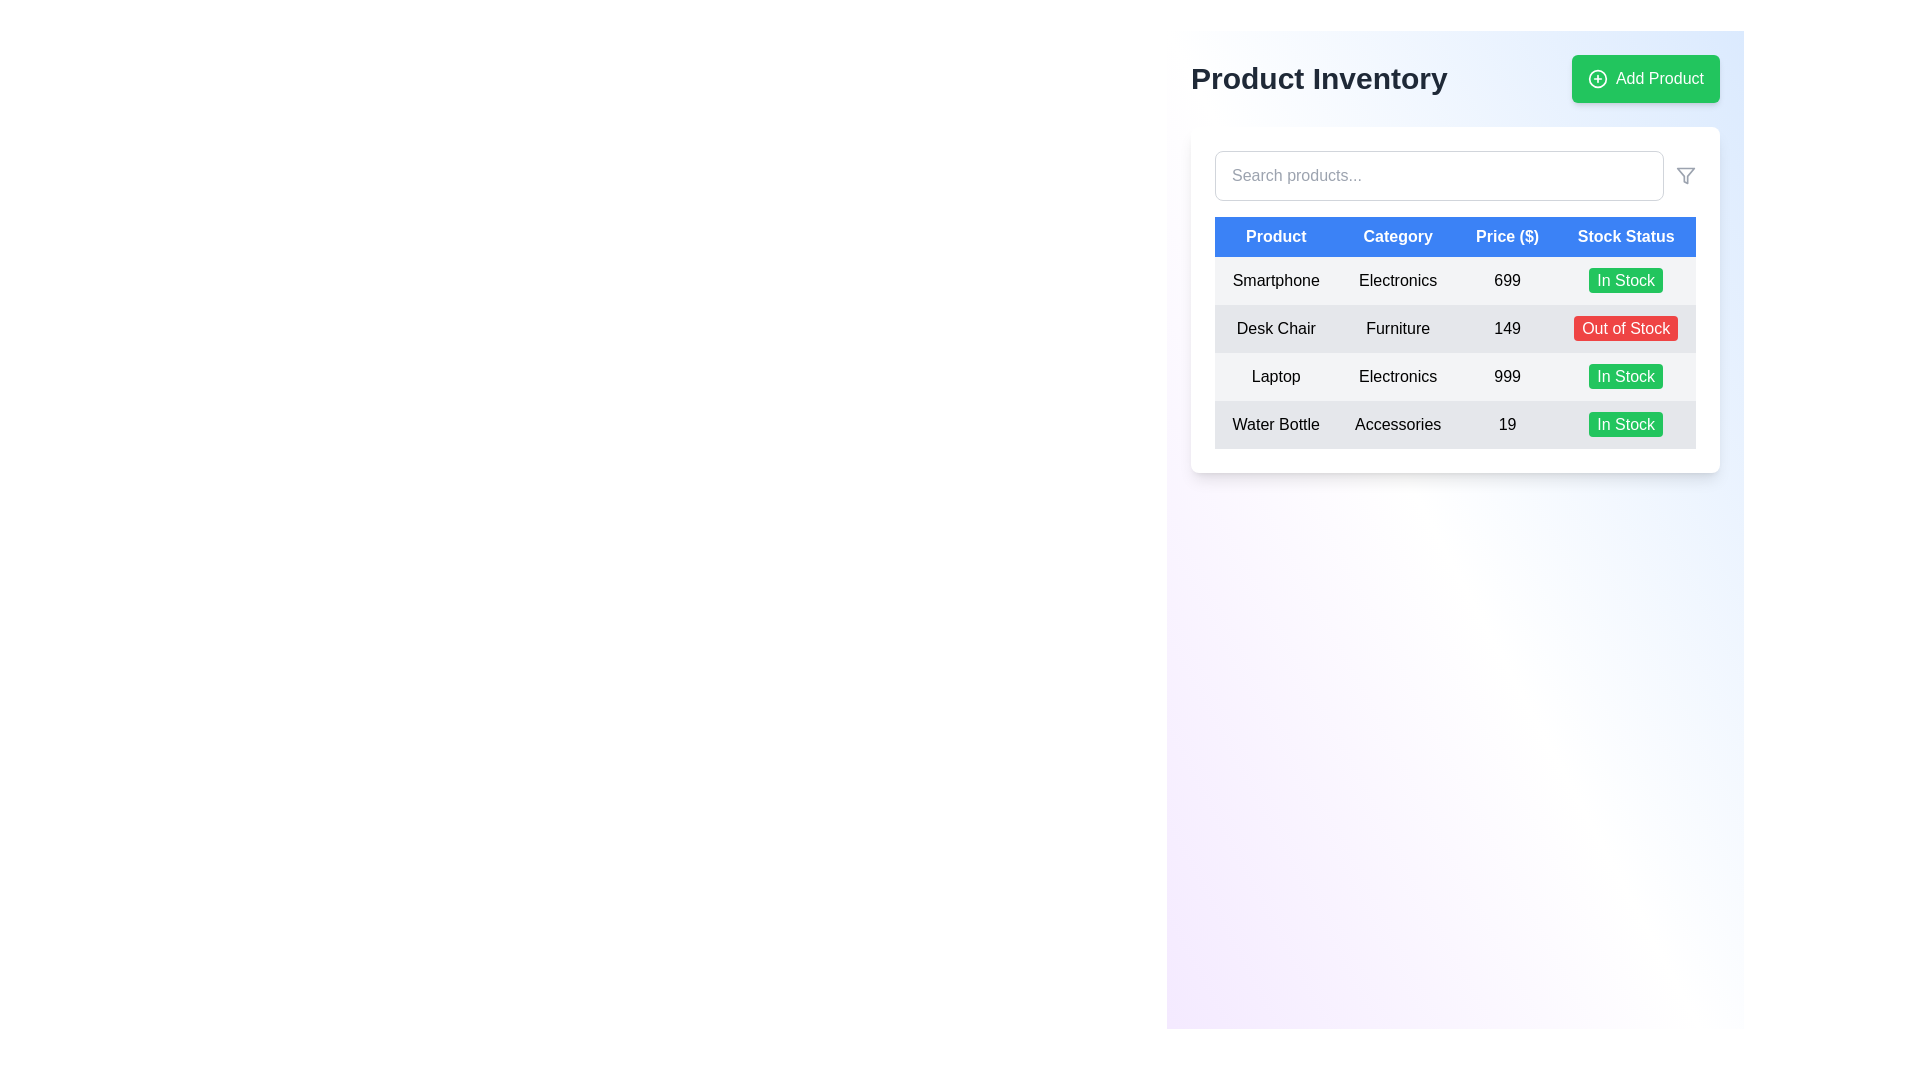  Describe the element at coordinates (1626, 281) in the screenshot. I see `the availability indicator label in the last column of the first row of the 'Product Inventory' section, which shows that the 'Smartphone' is currently in stock` at that location.